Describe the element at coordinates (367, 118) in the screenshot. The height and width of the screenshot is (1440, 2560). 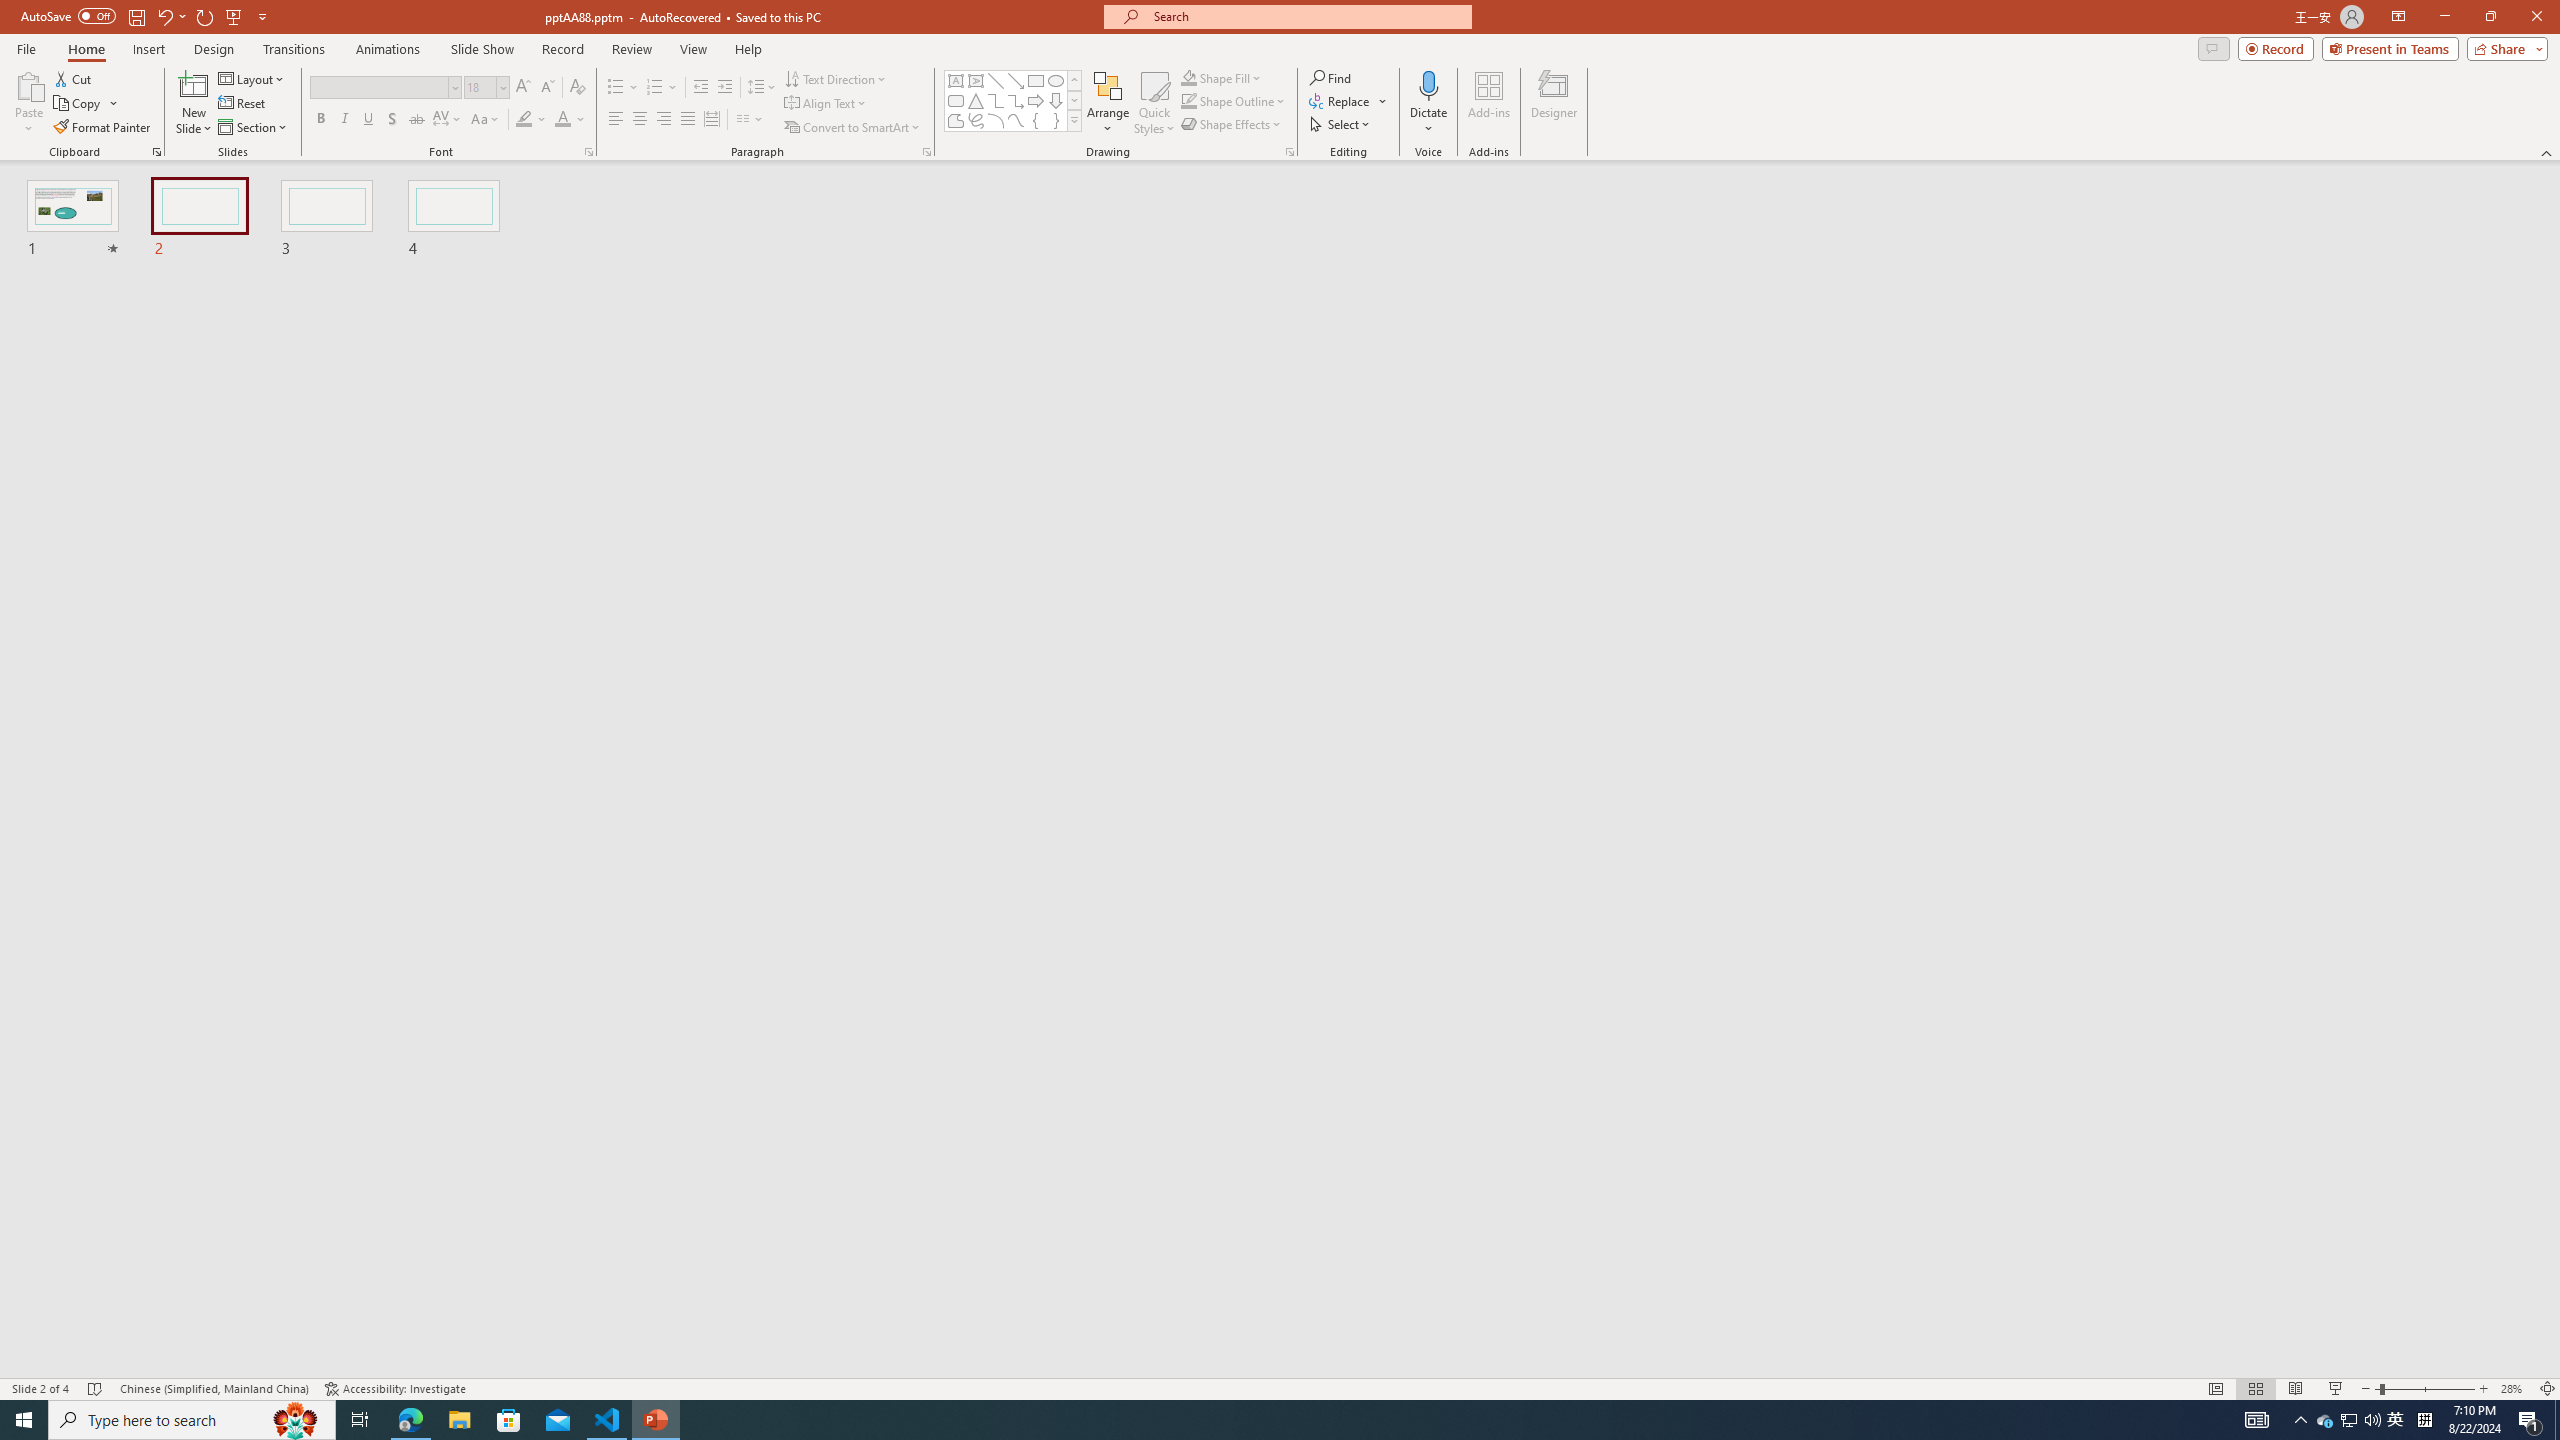
I see `'Underline'` at that location.